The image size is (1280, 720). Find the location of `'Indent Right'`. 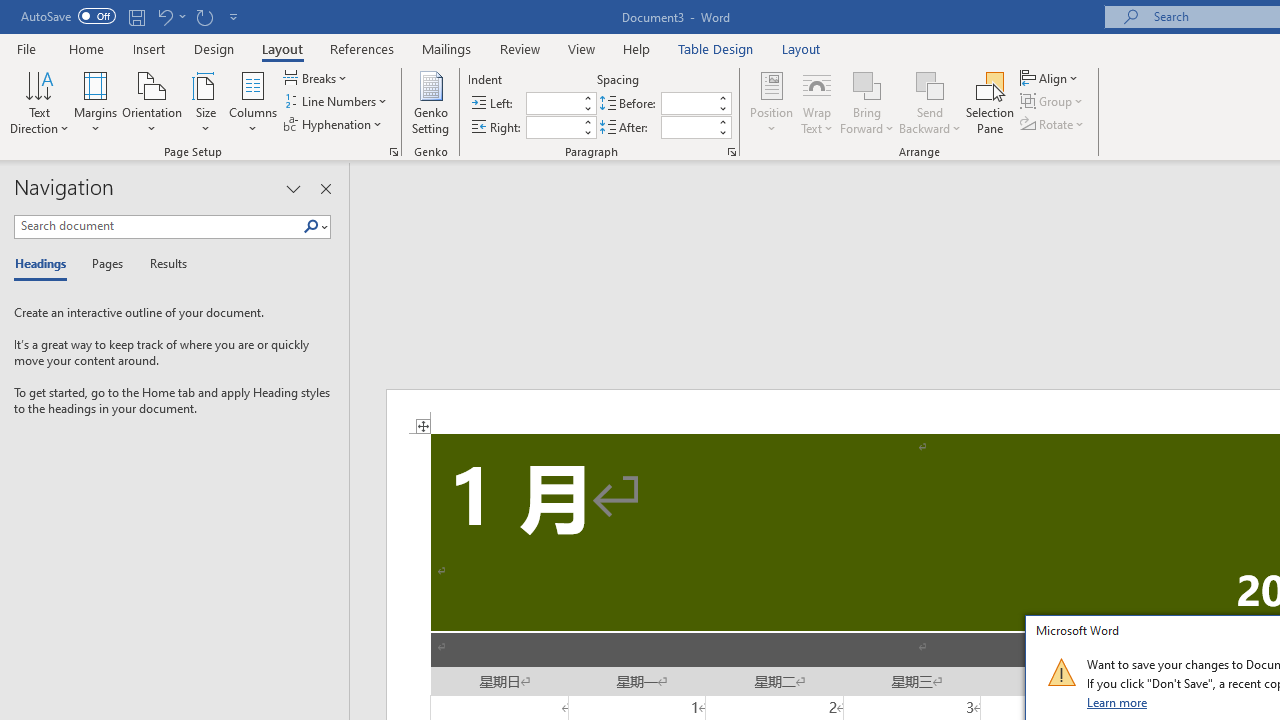

'Indent Right' is located at coordinates (552, 127).